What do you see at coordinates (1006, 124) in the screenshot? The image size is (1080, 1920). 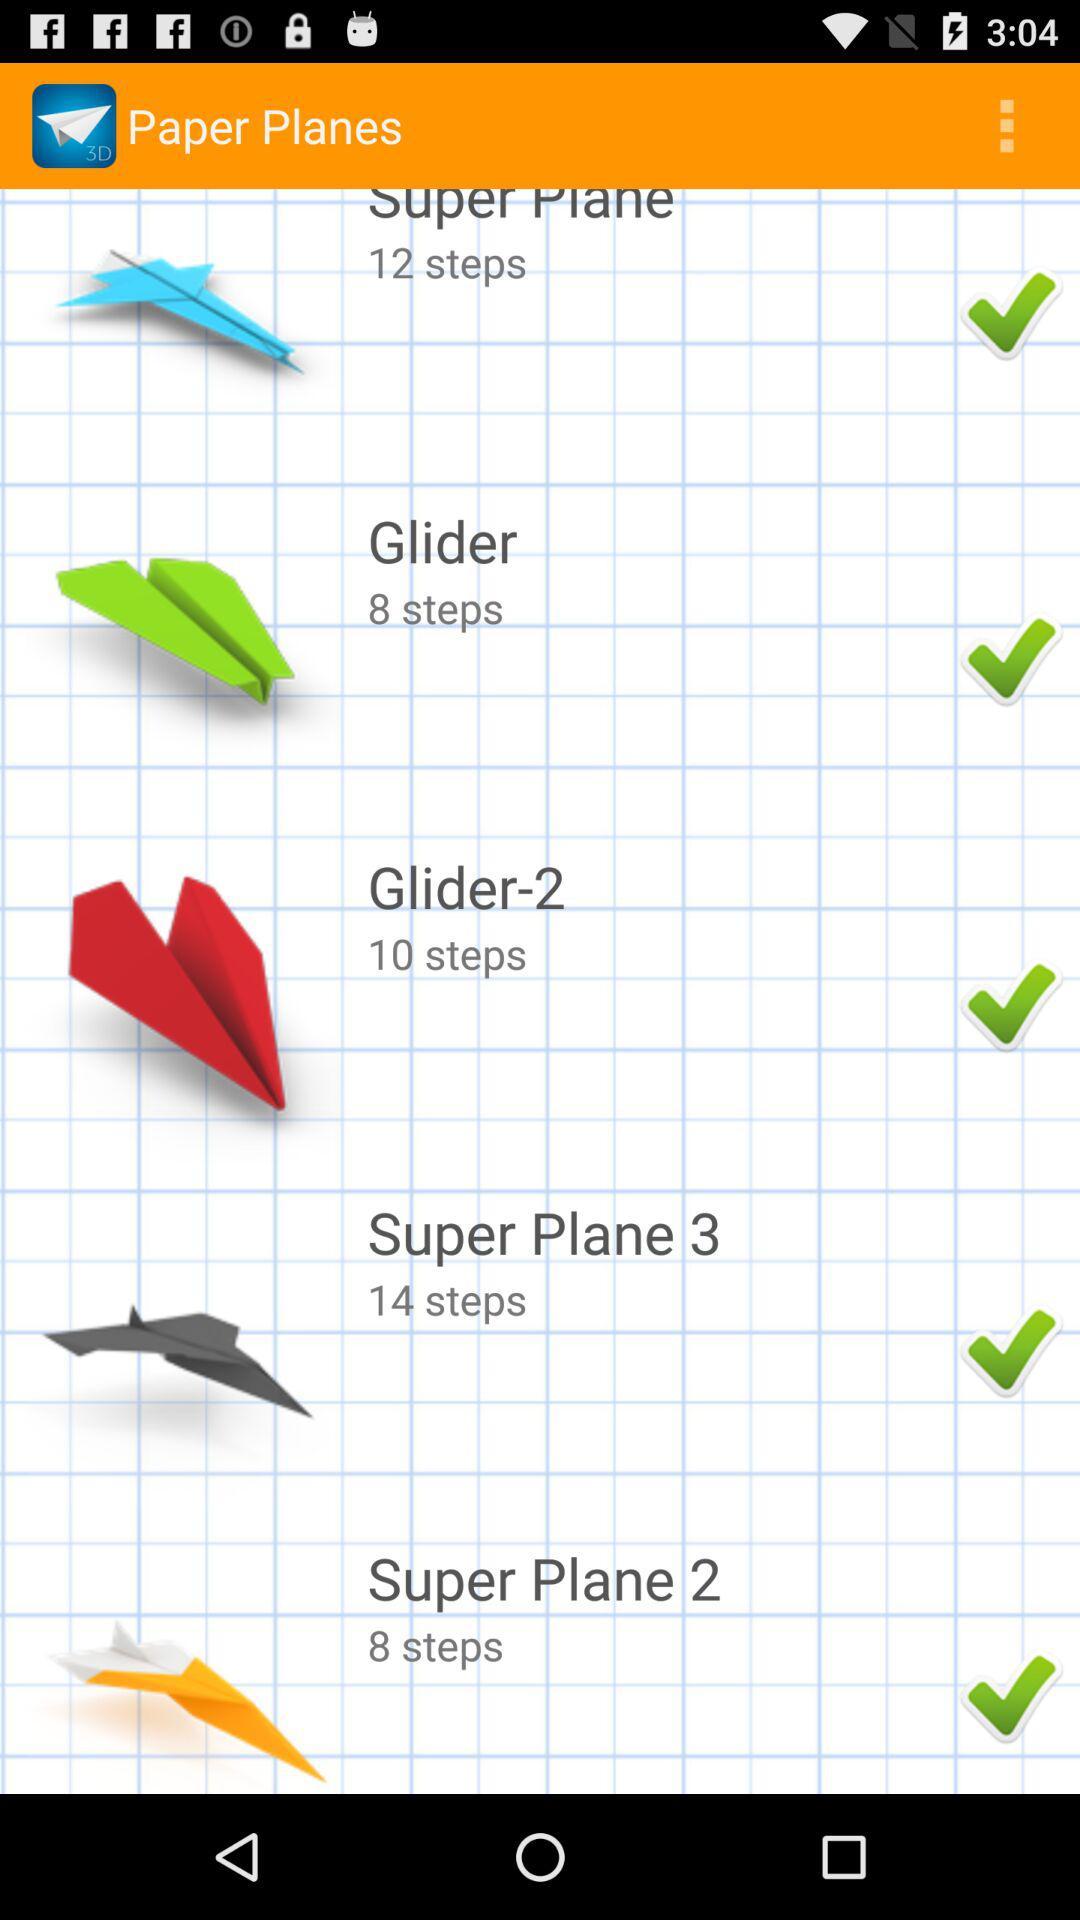 I see `the app to the right of the paper planes icon` at bounding box center [1006, 124].